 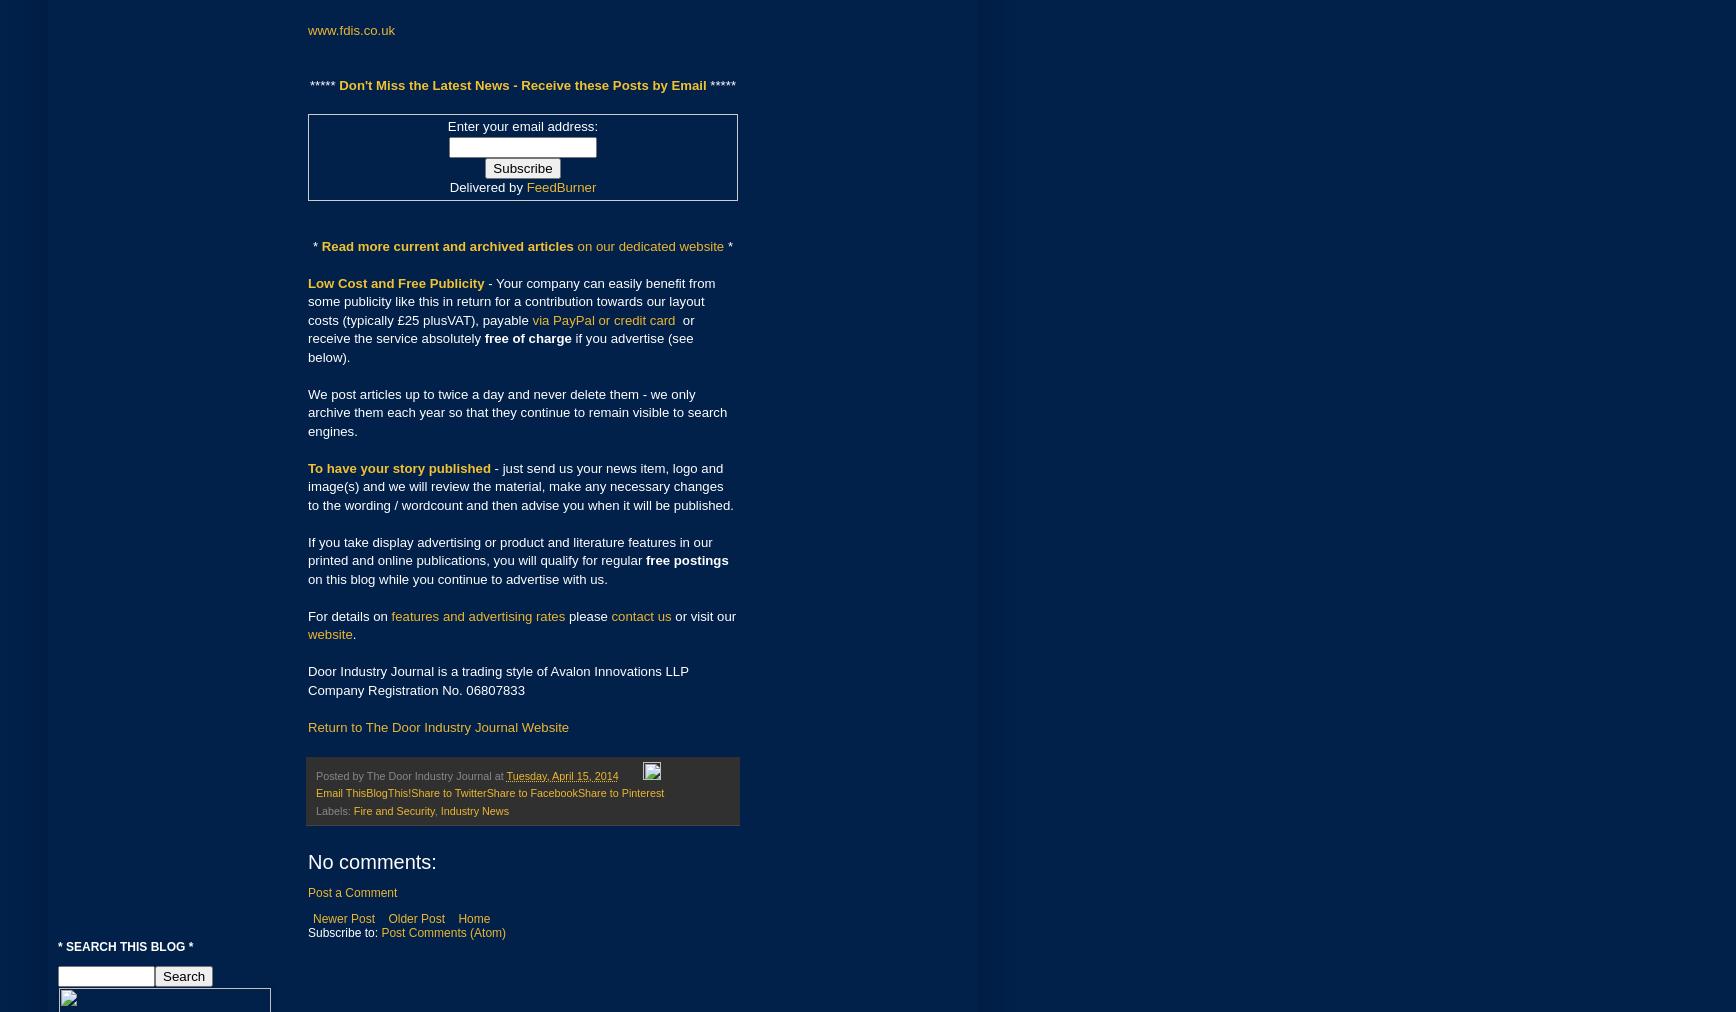 I want to click on '- Your company can easily benefit from some publicity like this in return for a contribution towards our layout costs (typically £25 plusVAT), payable', so click(x=511, y=299).